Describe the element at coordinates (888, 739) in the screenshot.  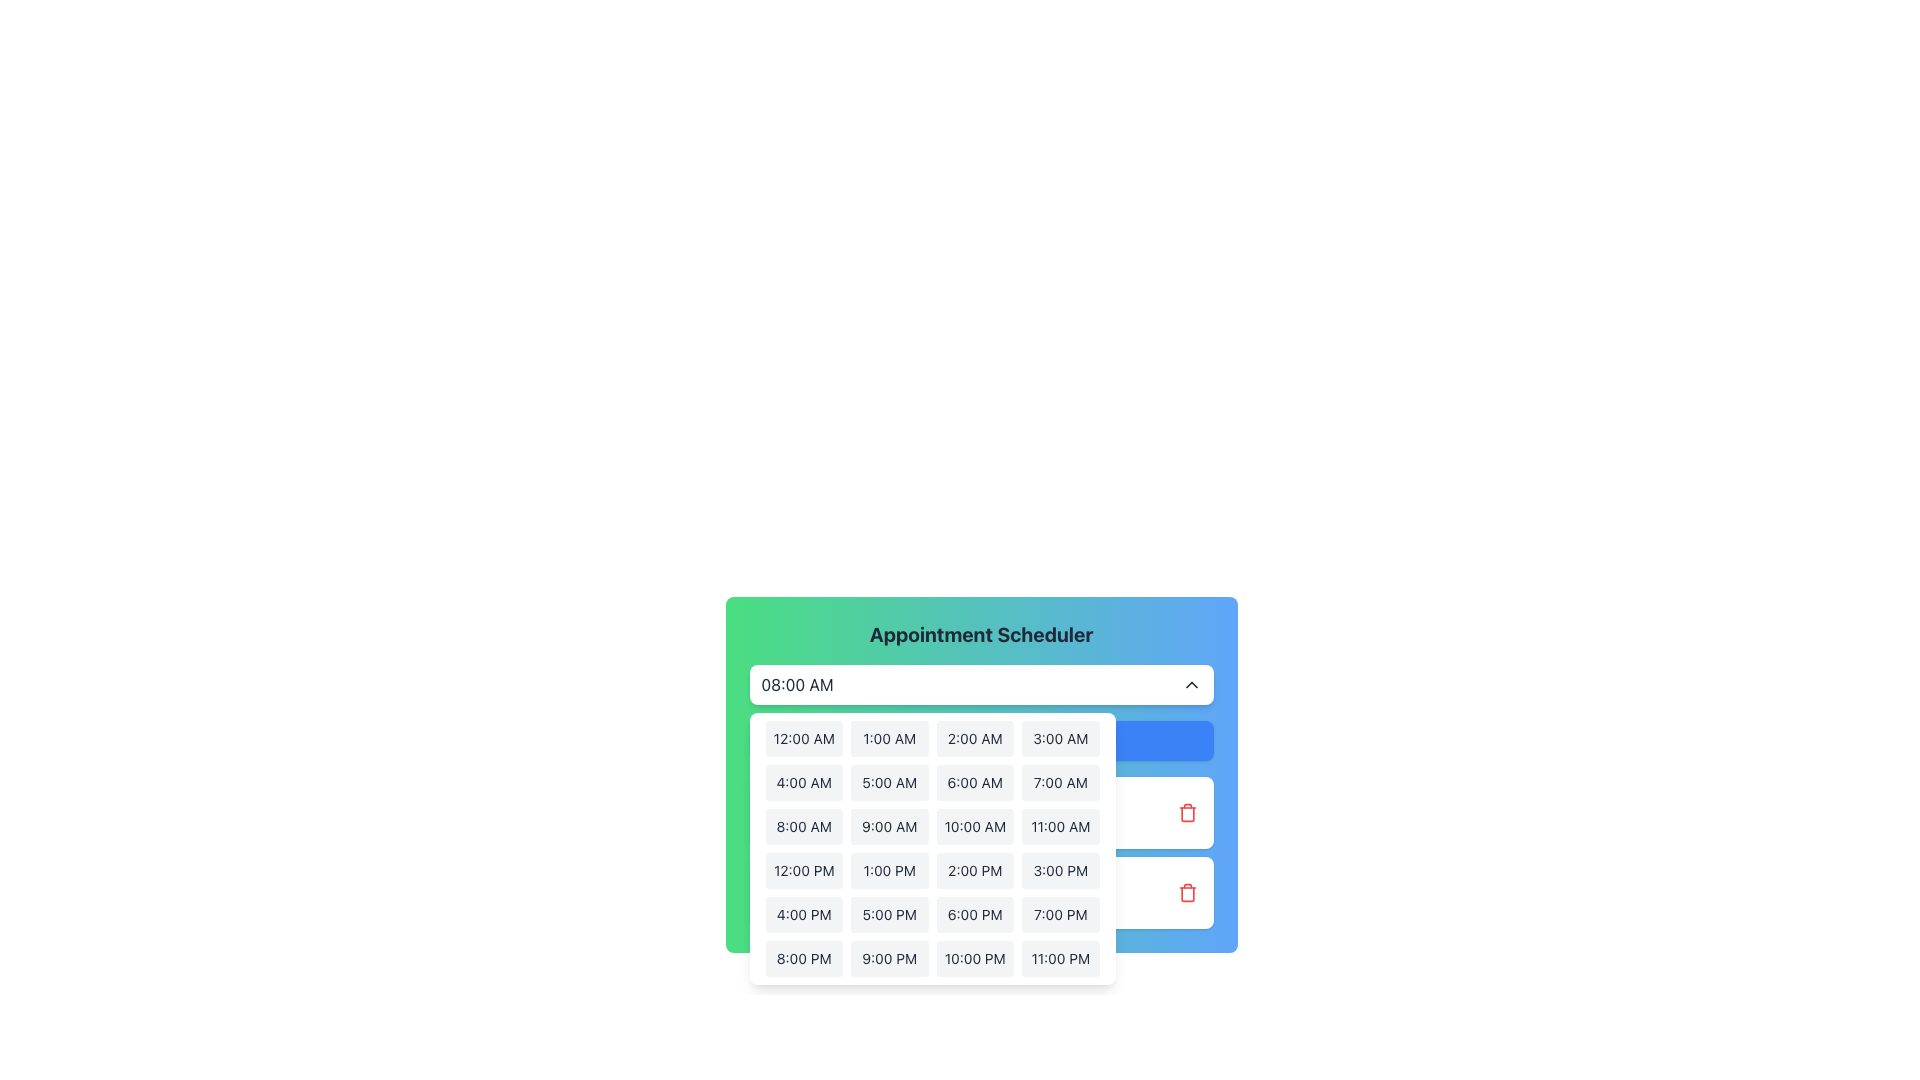
I see `the '1:00 AM' button, which is a rectangular button with a light gray background and rounded edges, located in the time selection grid of the scheduler interface` at that location.